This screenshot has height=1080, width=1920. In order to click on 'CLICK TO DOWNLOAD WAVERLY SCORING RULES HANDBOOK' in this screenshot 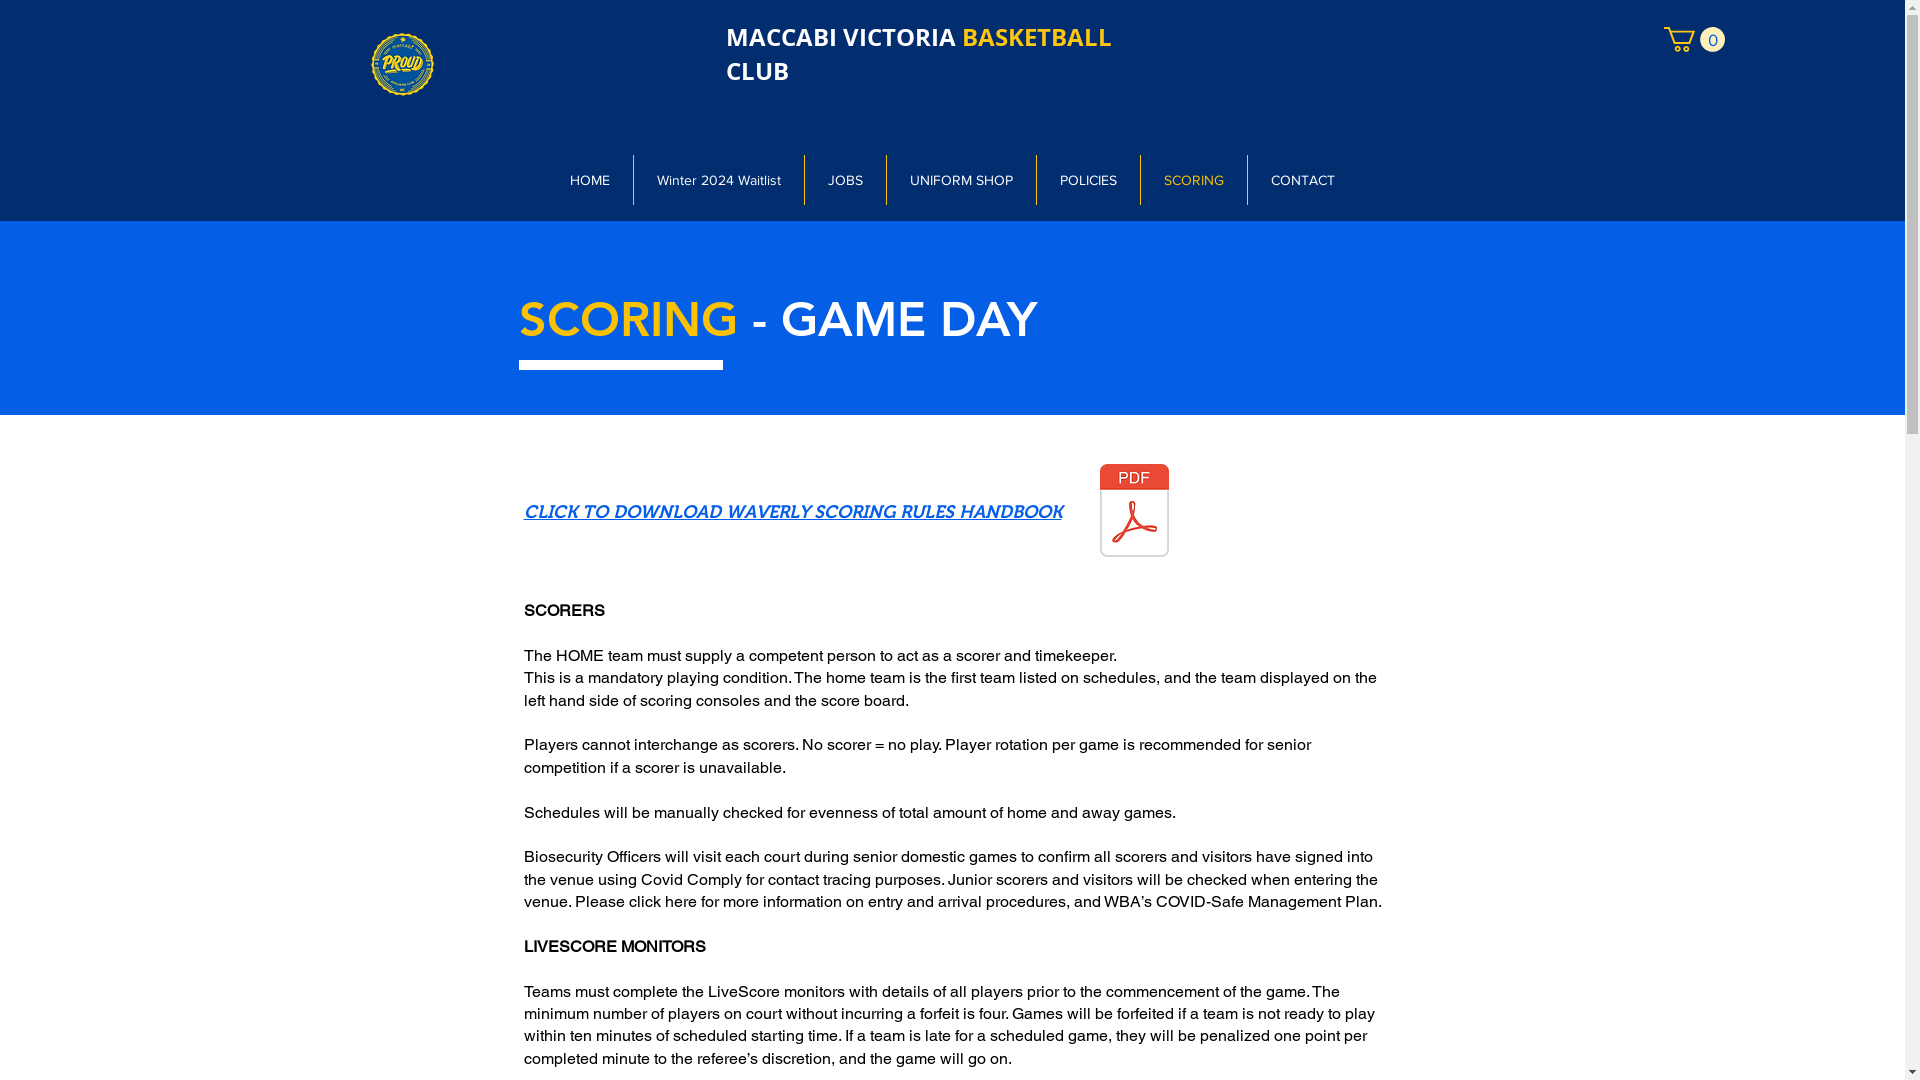, I will do `click(791, 511)`.